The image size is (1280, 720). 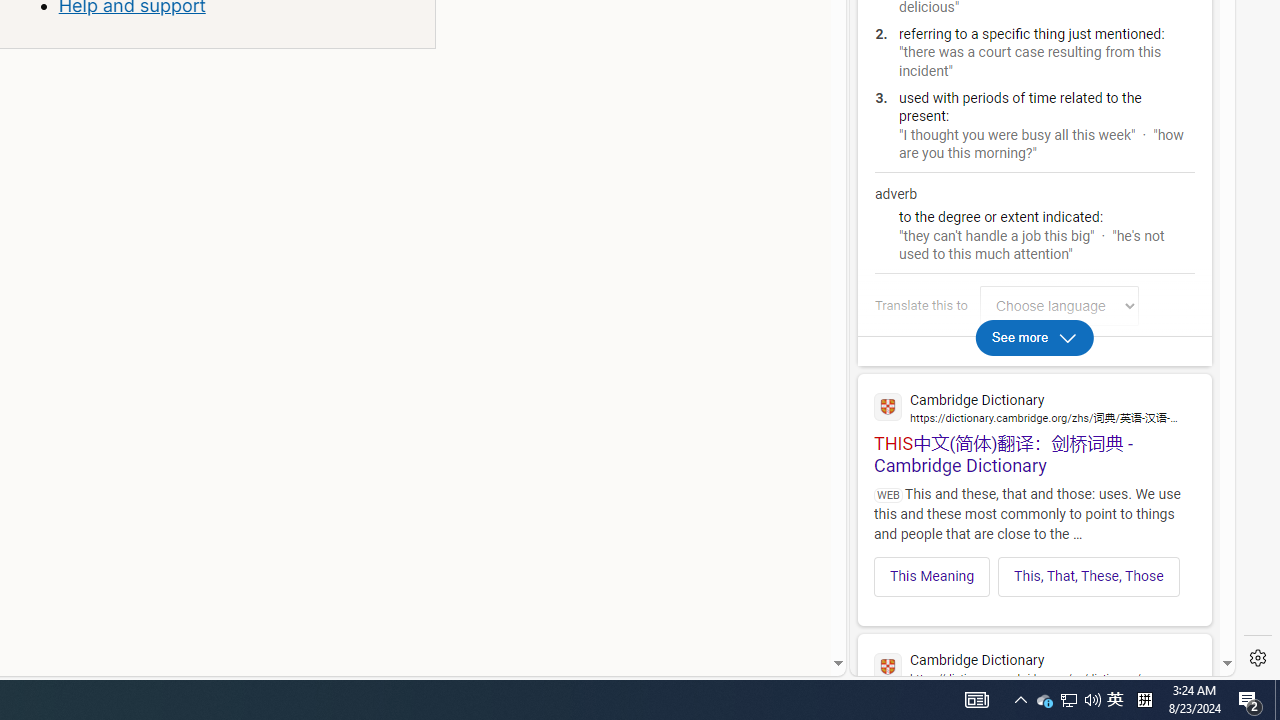 What do you see at coordinates (1058, 305) in the screenshot?
I see `'Translate this to Choose language'` at bounding box center [1058, 305].